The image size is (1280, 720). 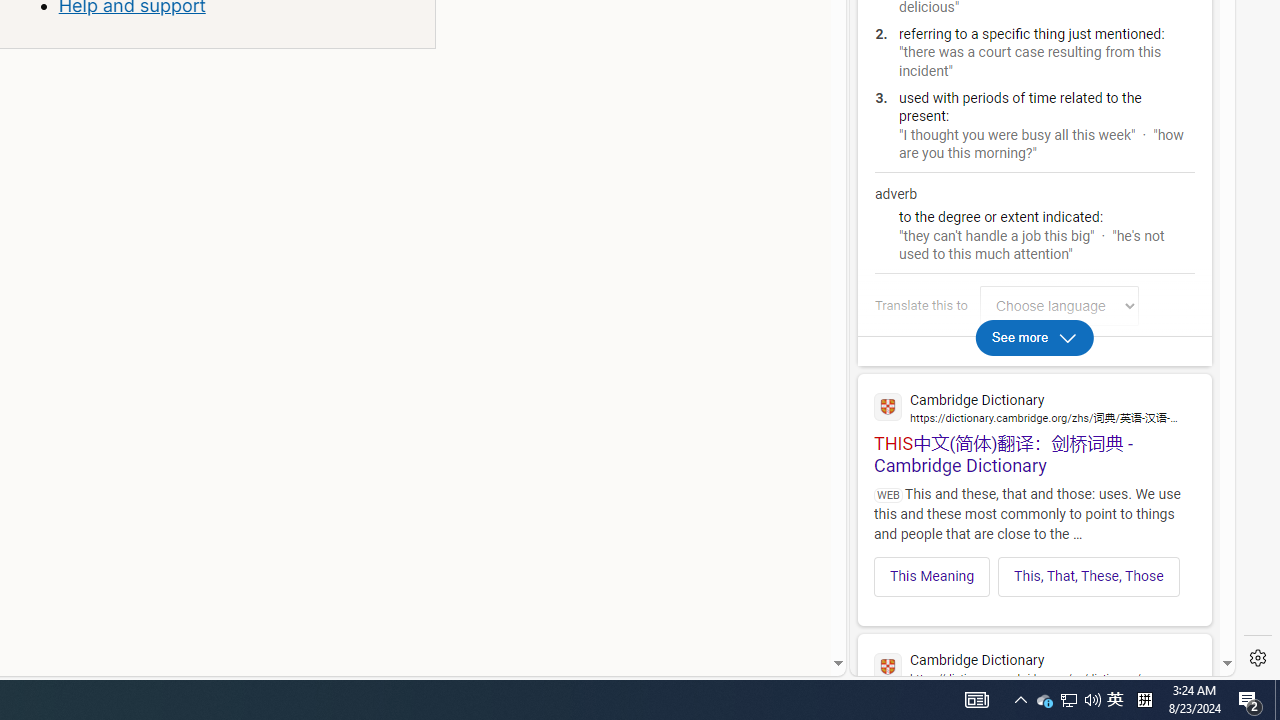 What do you see at coordinates (1058, 305) in the screenshot?
I see `'Translate this to Choose language'` at bounding box center [1058, 305].